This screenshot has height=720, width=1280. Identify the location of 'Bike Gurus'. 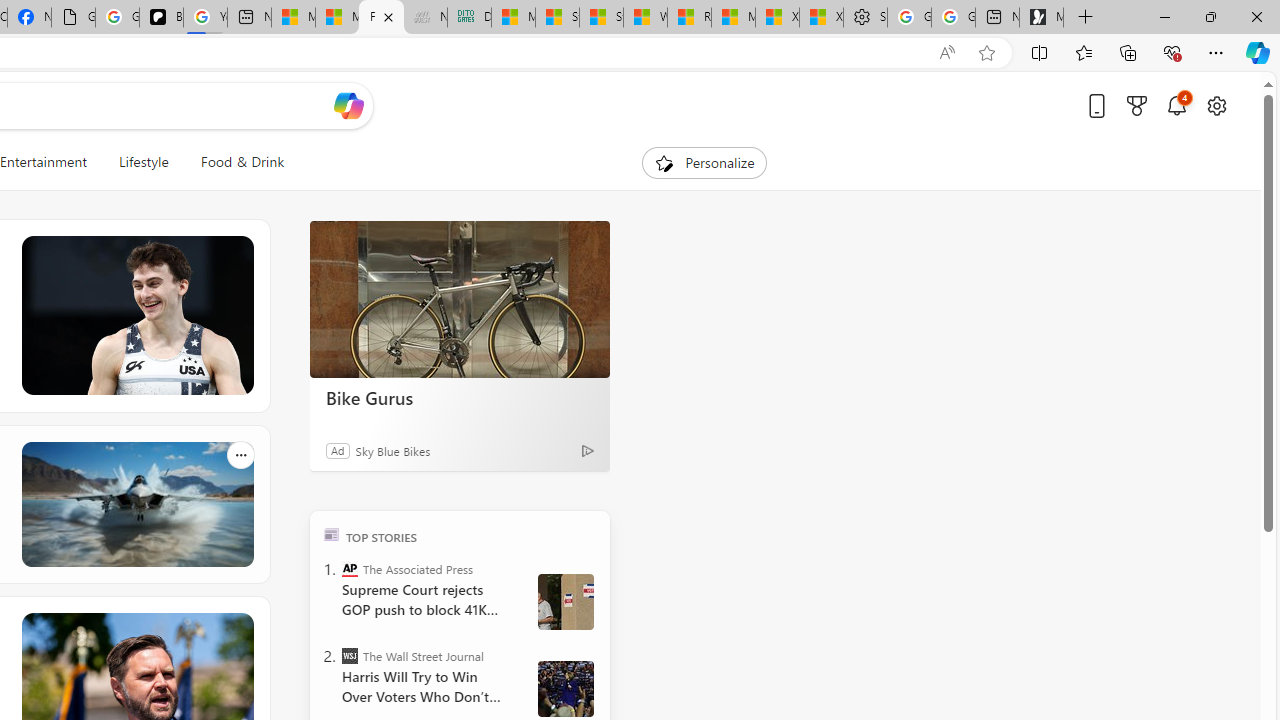
(459, 299).